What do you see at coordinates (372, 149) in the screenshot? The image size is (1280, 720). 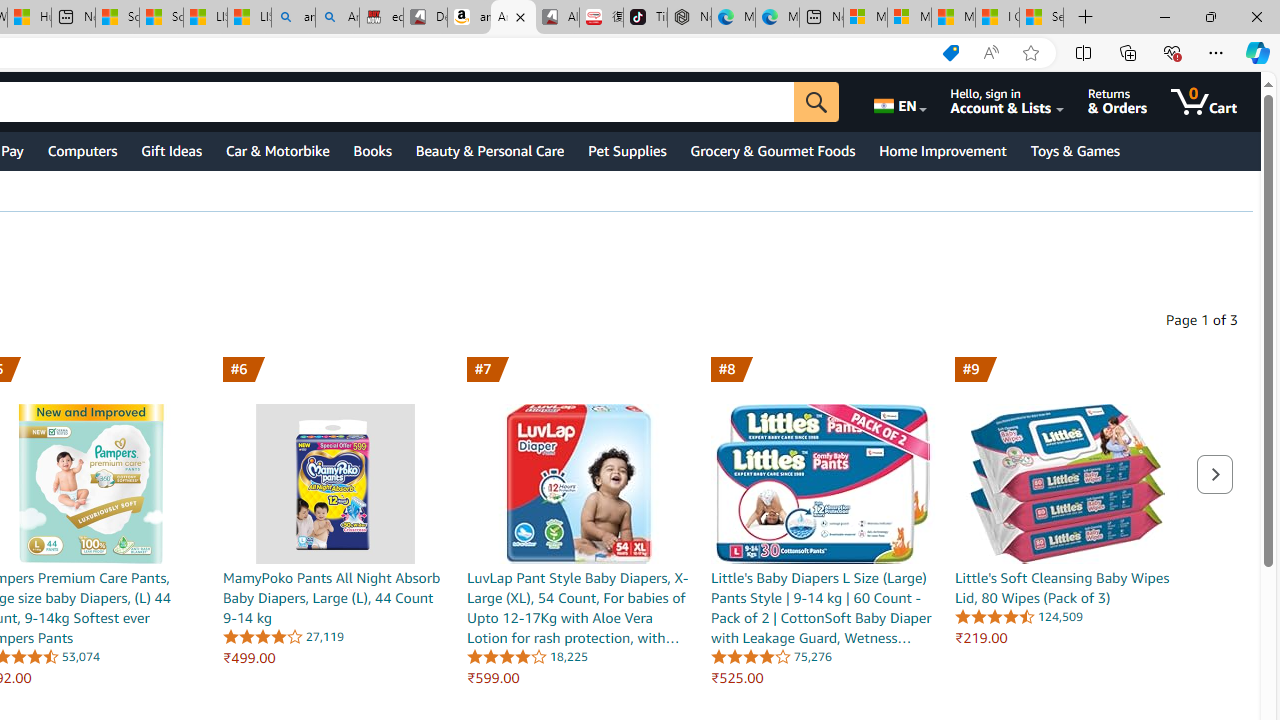 I see `'Books'` at bounding box center [372, 149].